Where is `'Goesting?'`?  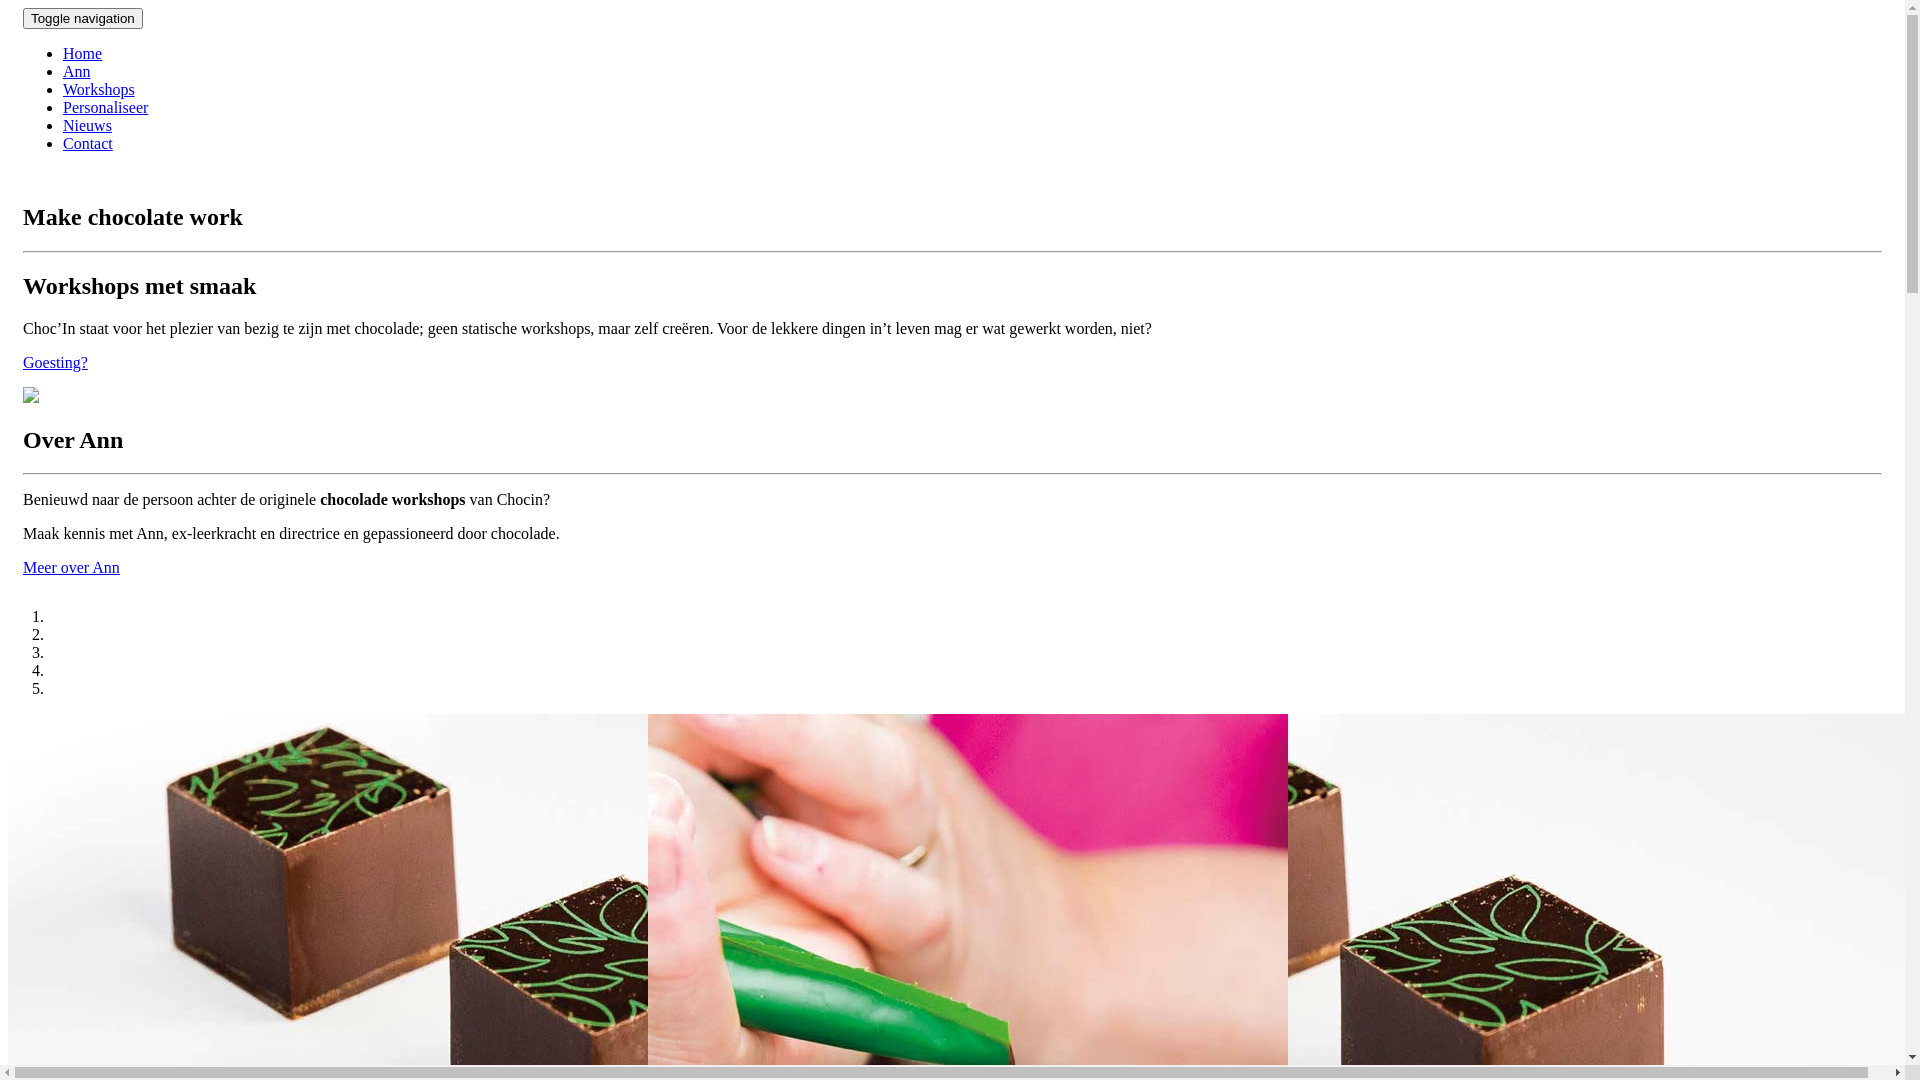 'Goesting?' is located at coordinates (55, 362).